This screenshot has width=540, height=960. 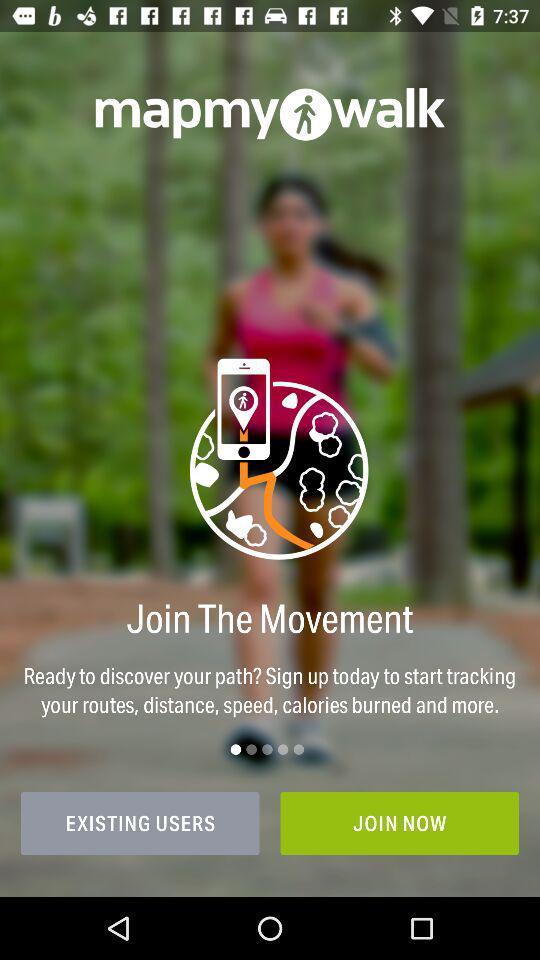 I want to click on the item to the right of existing users, so click(x=399, y=823).